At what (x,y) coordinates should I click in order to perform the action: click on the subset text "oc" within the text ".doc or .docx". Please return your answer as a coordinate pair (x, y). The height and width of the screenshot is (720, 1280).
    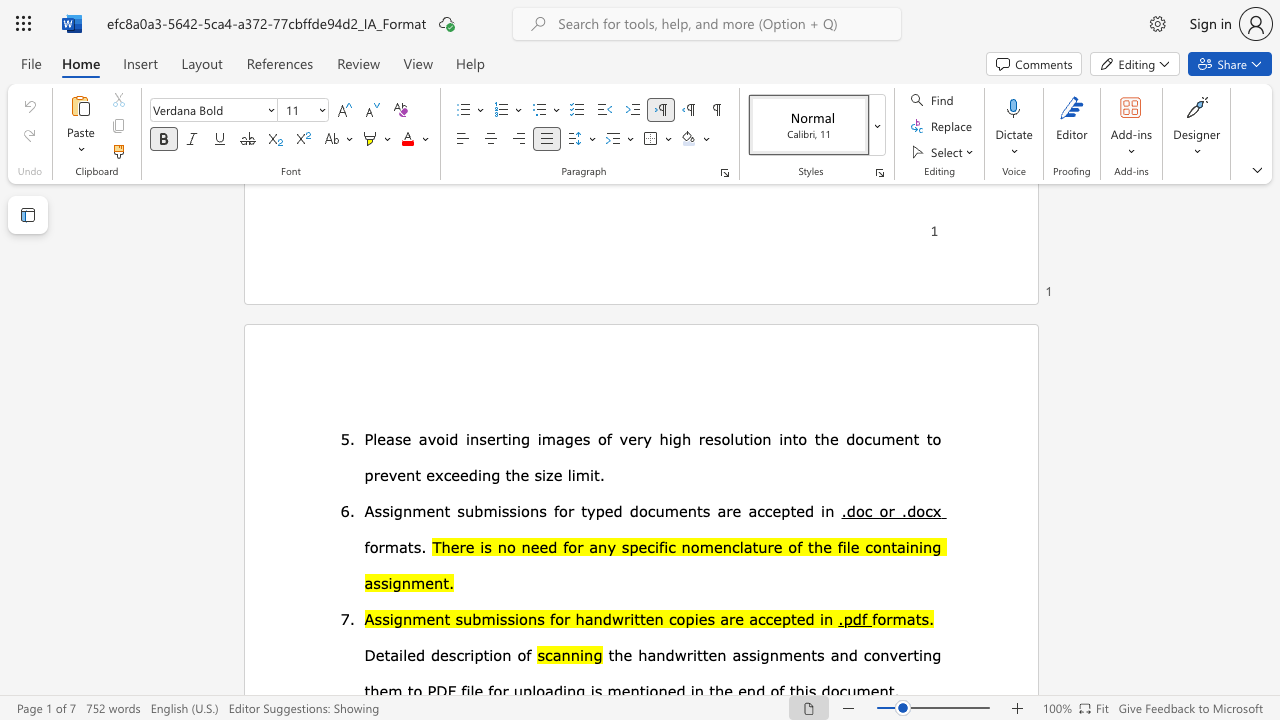
    Looking at the image, I should click on (915, 509).